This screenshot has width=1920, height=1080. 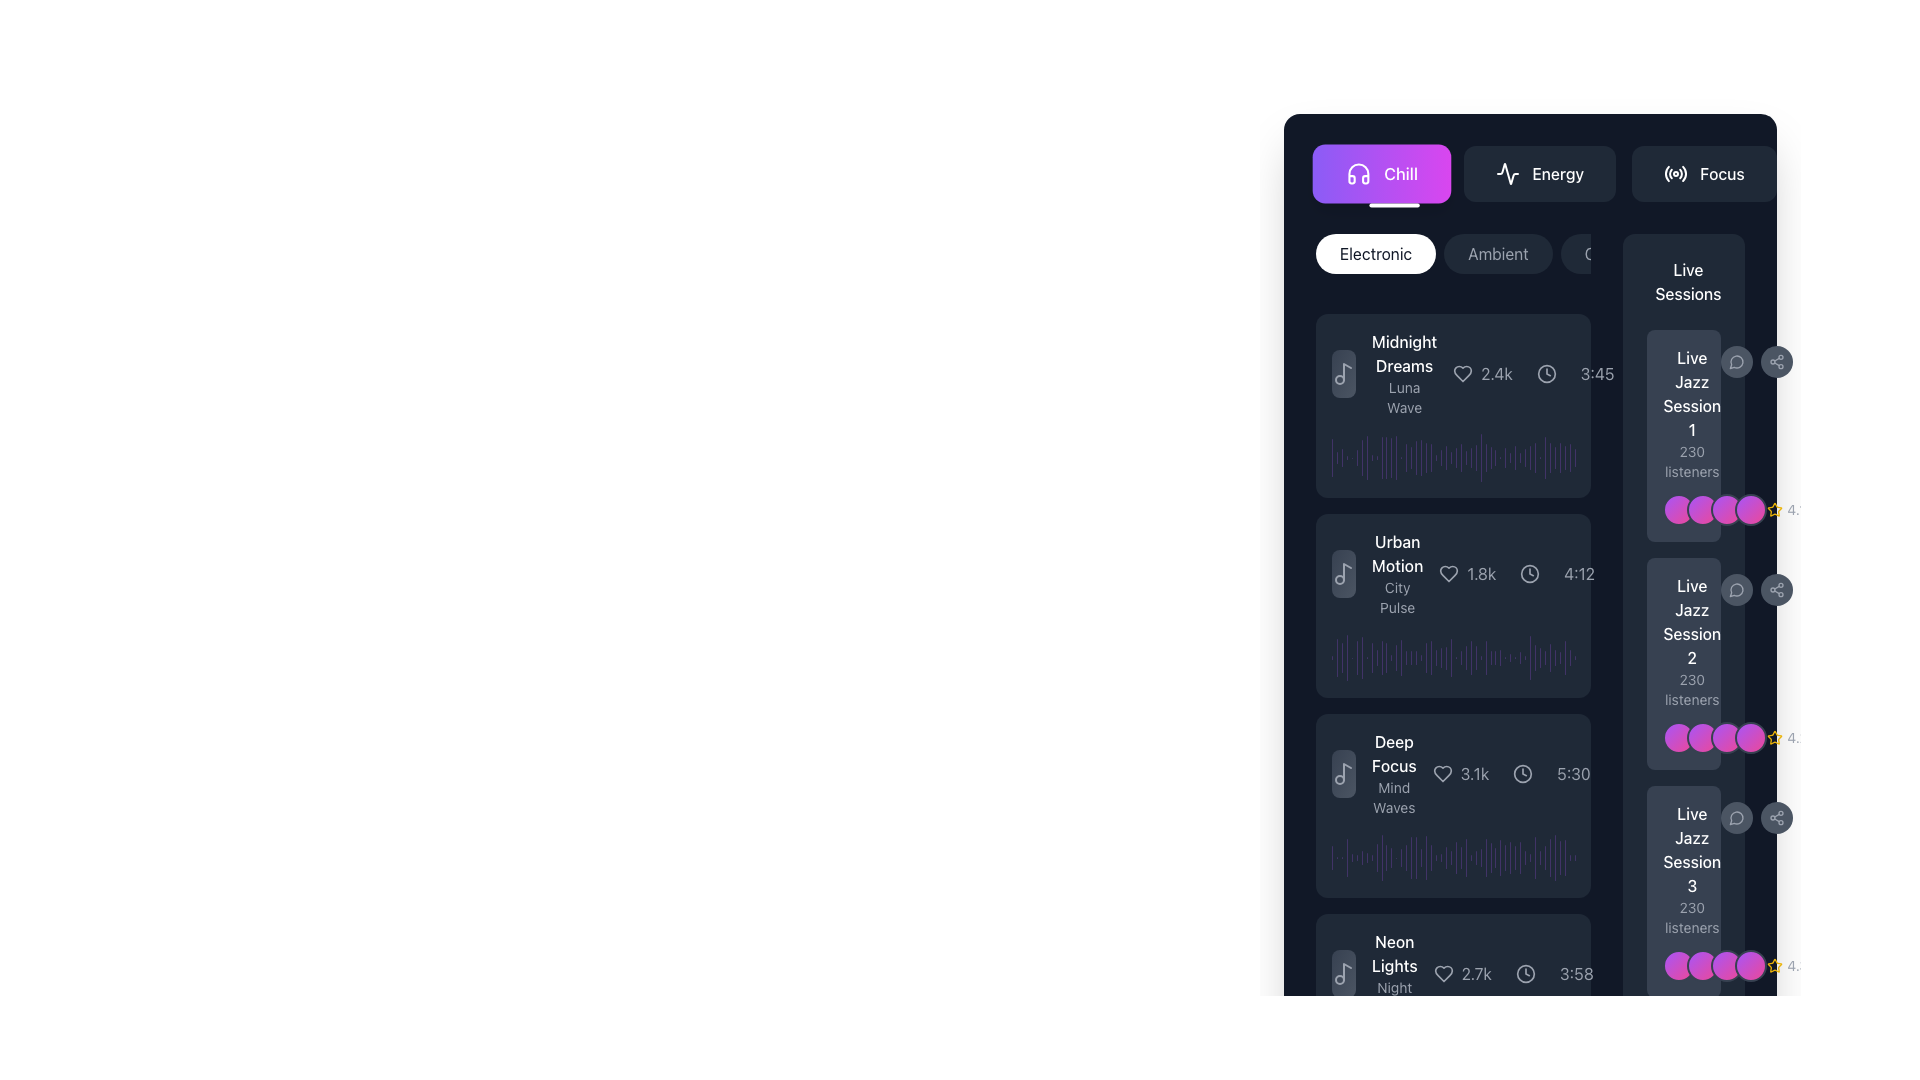 What do you see at coordinates (1403, 397) in the screenshot?
I see `the static text label 'Luna Wave' which is styled in a smaller, gray-colored font, positioned directly below its sibling text 'Midnight Dreams' within the left sidebar interface panel` at bounding box center [1403, 397].